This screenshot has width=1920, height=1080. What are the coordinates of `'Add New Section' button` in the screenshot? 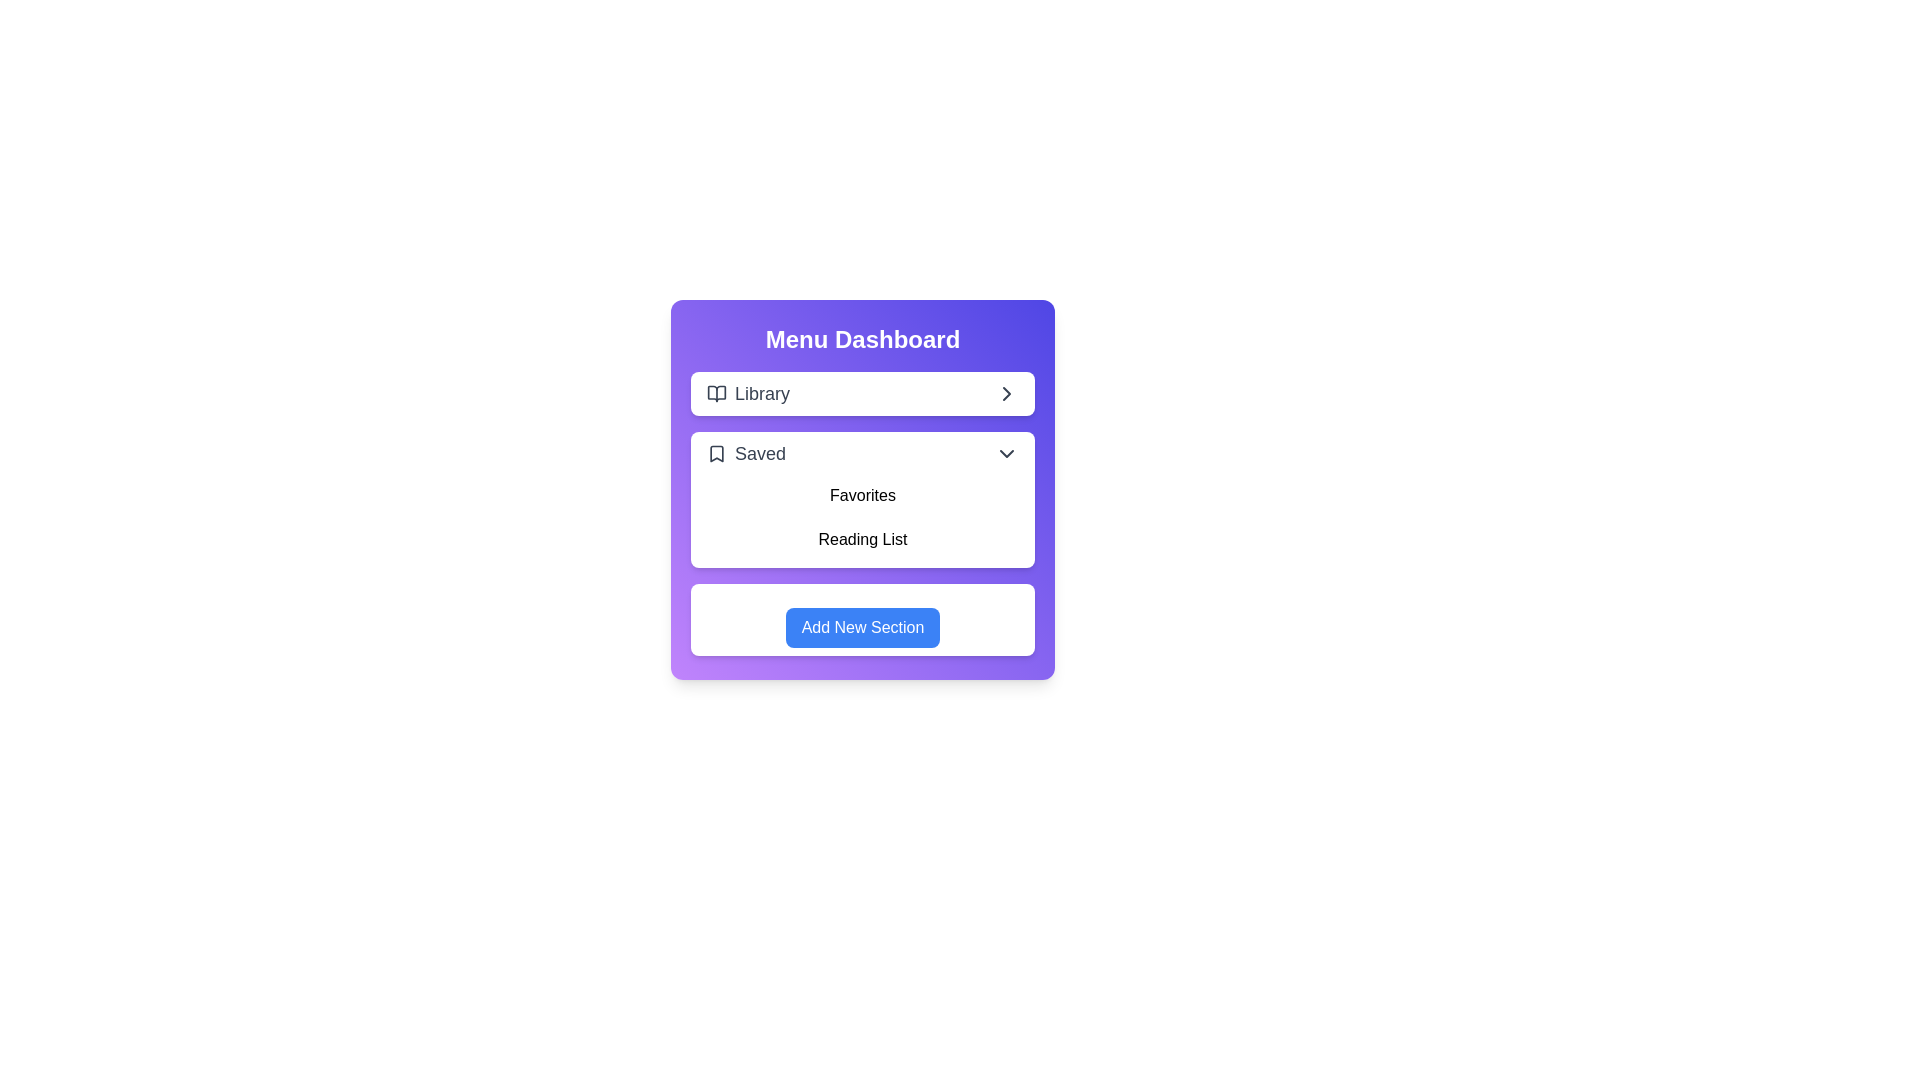 It's located at (863, 627).